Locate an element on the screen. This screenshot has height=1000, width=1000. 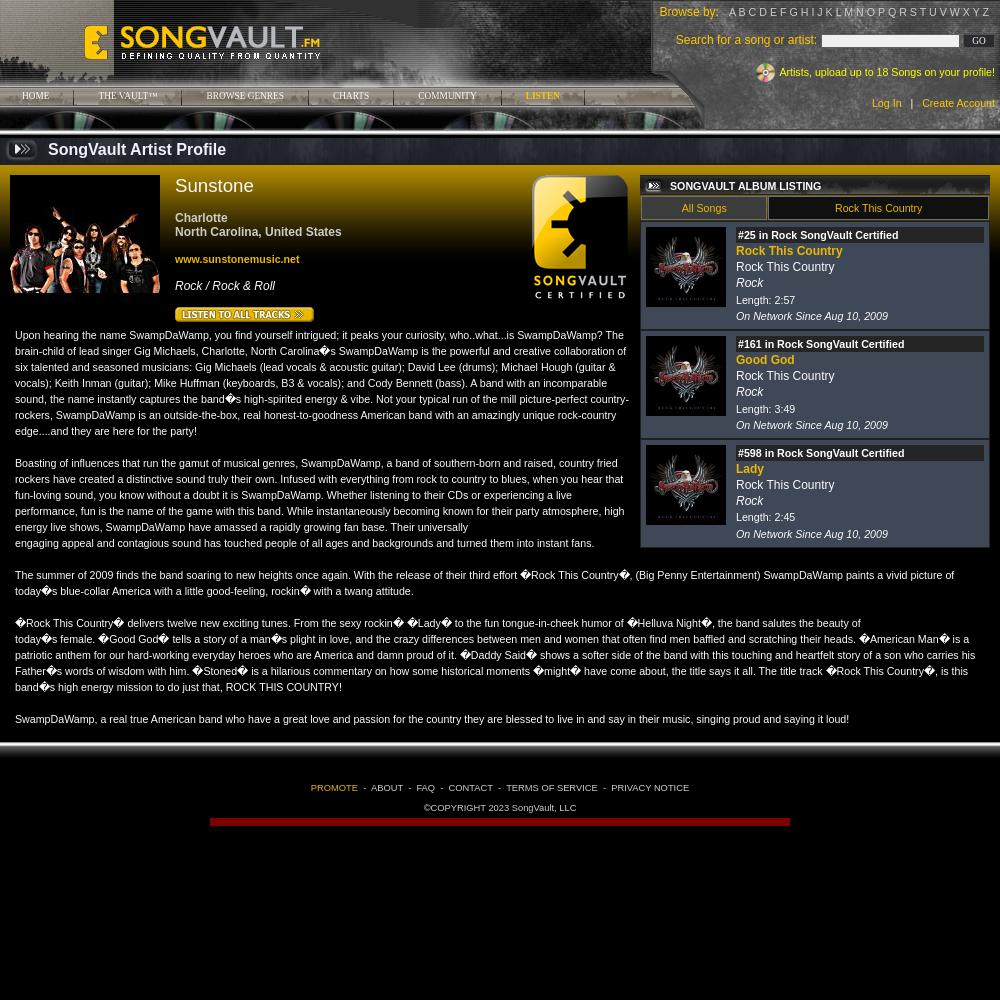
'FAQ' is located at coordinates (425, 788).